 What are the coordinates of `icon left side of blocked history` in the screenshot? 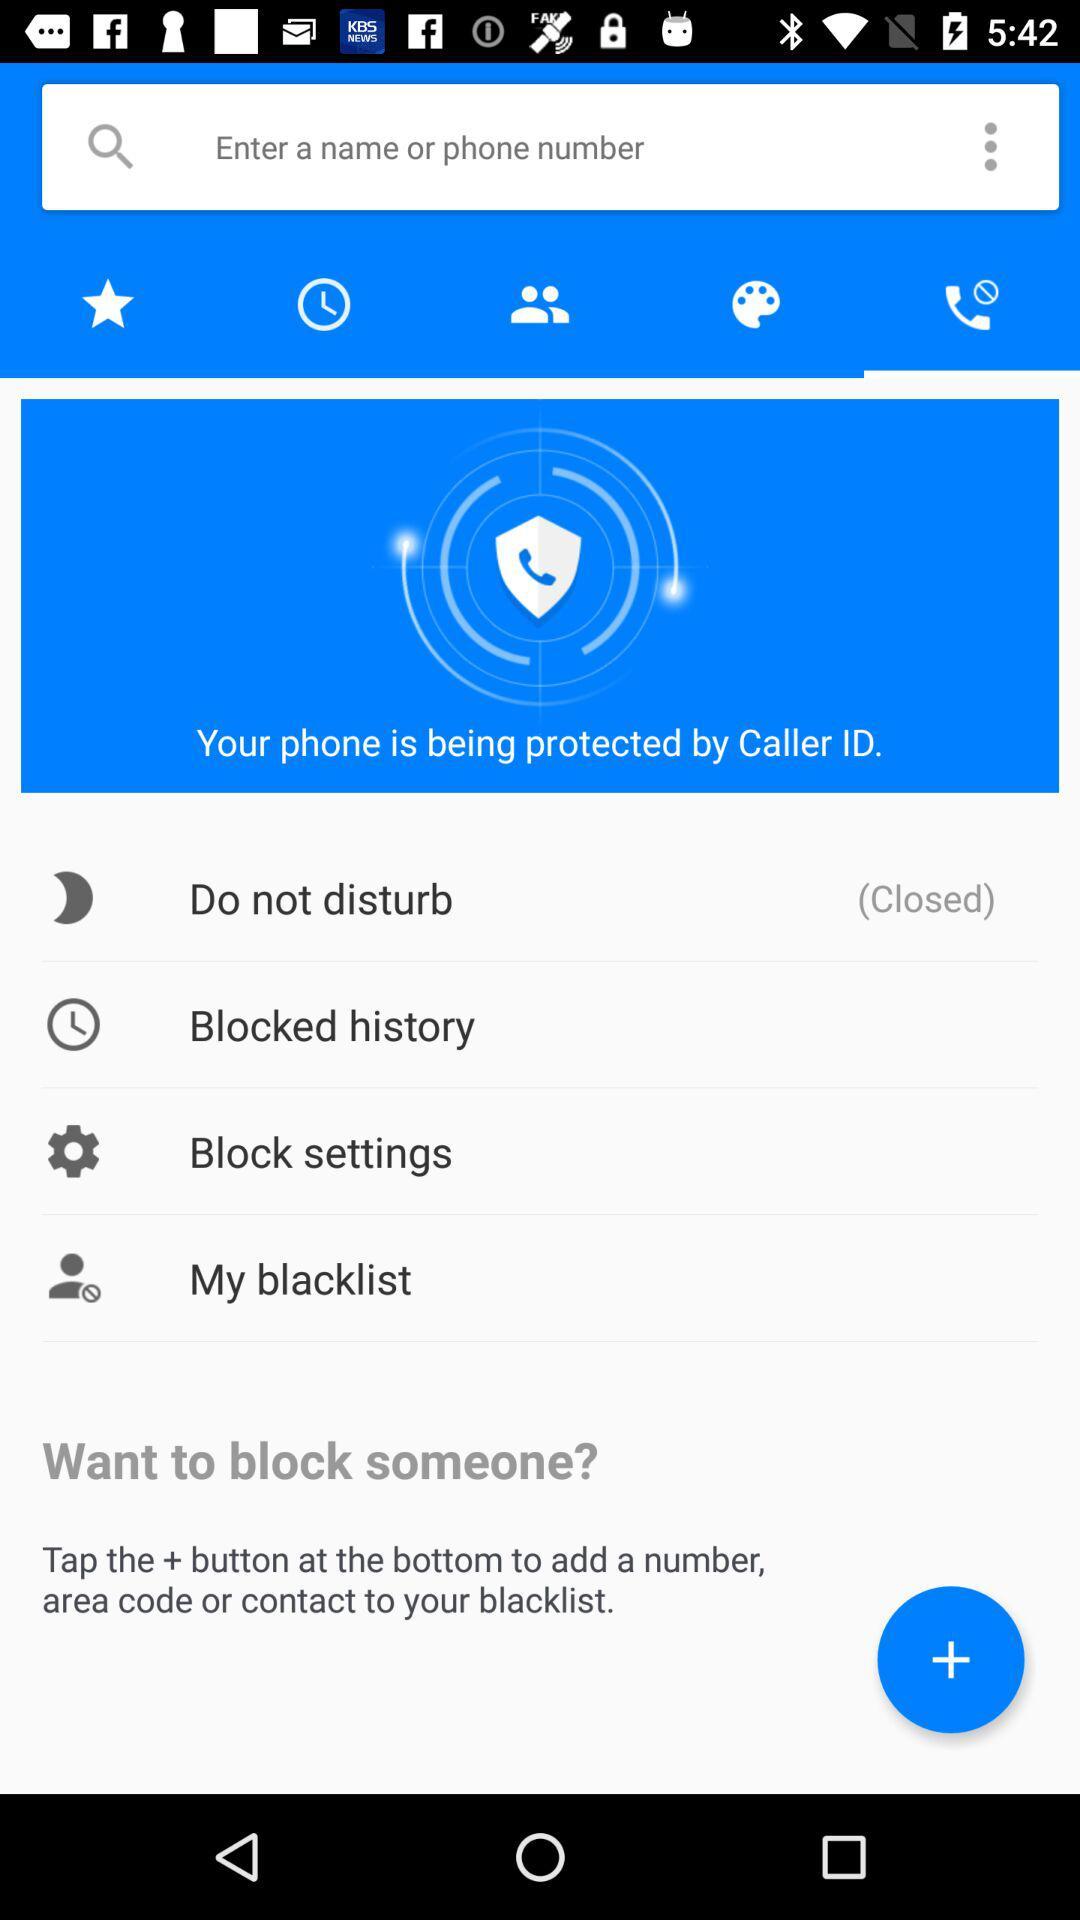 It's located at (72, 1024).